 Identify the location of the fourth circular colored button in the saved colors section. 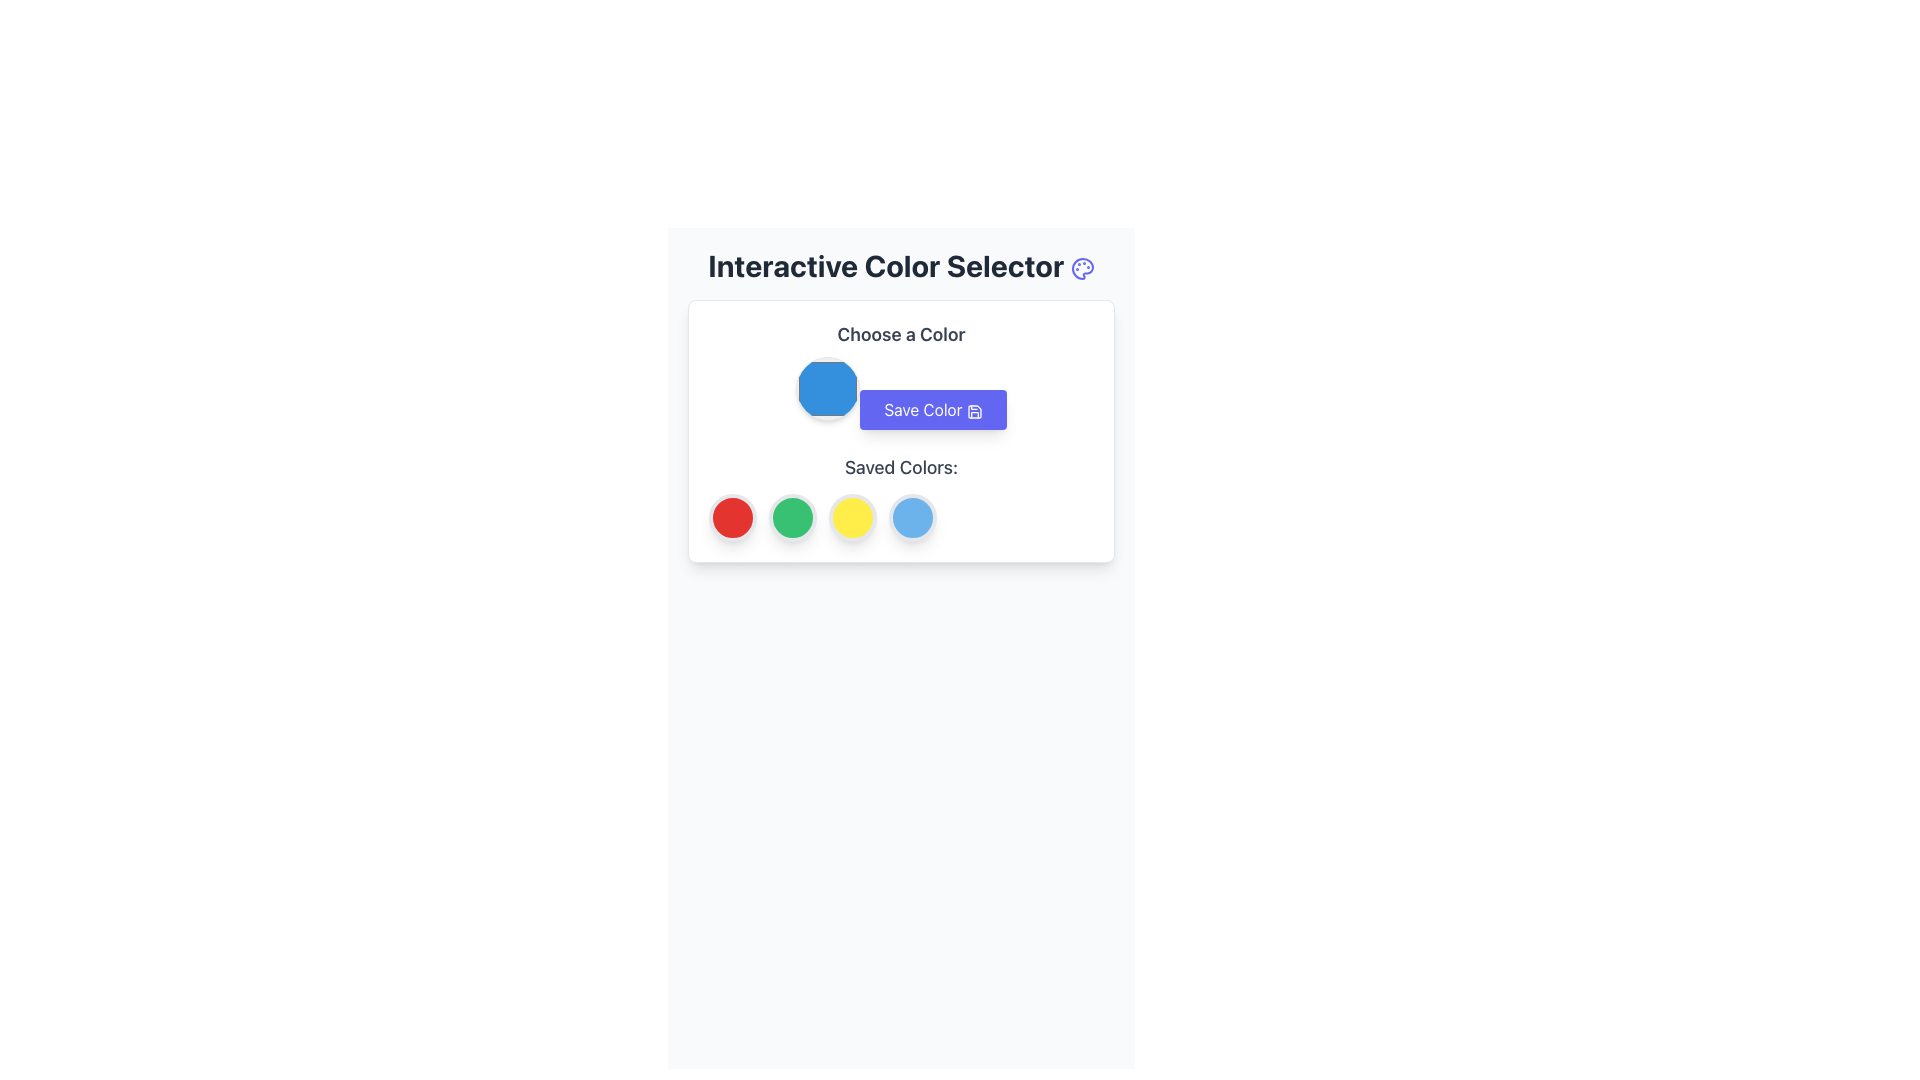
(900, 516).